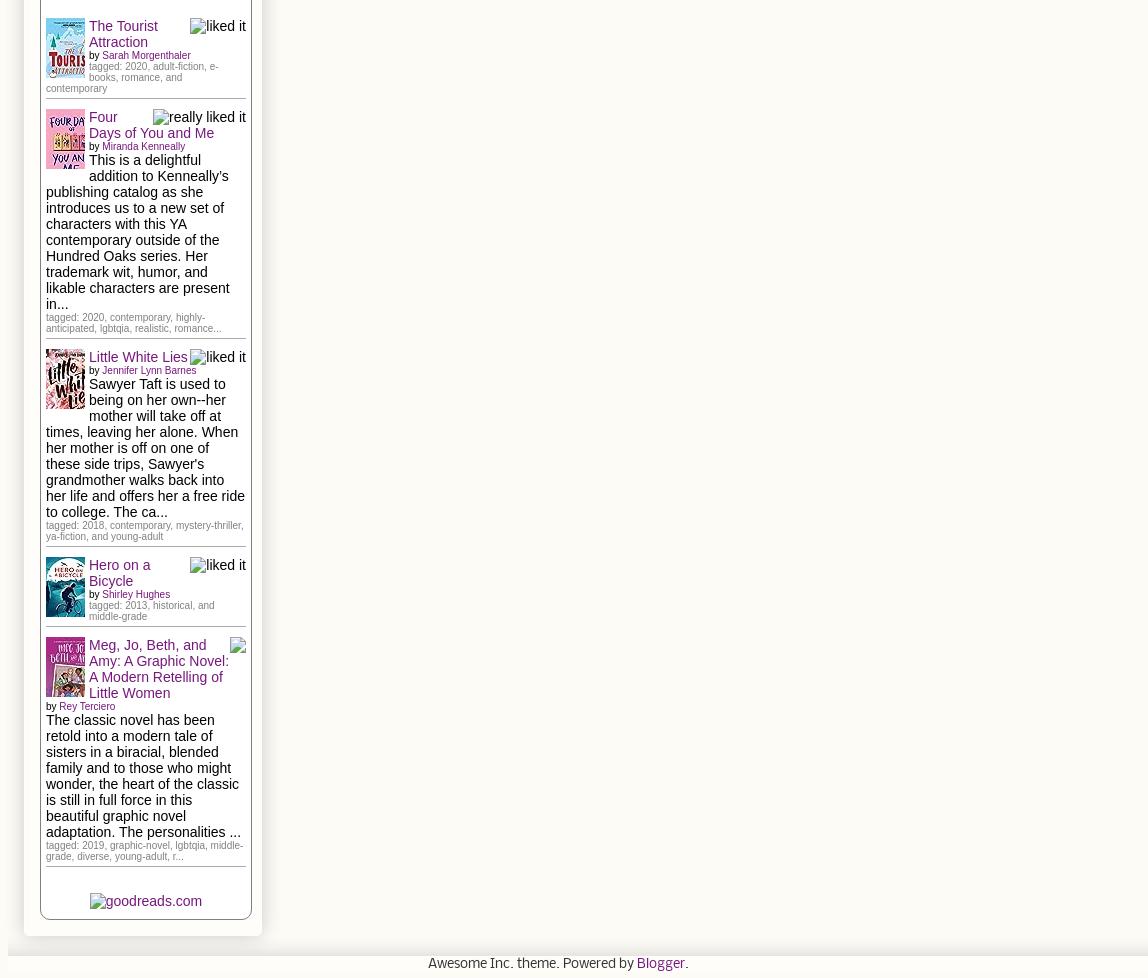 Image resolution: width=1148 pixels, height=978 pixels. What do you see at coordinates (46, 231) in the screenshot?
I see `'This is a delightful addition to Kenneally’s publishing catalog as she introduces us to a new set of characters with this YA contemporary outside of the Hundred Oaks series. Her trademark wit, humor, and likable characters are present in...'` at bounding box center [46, 231].